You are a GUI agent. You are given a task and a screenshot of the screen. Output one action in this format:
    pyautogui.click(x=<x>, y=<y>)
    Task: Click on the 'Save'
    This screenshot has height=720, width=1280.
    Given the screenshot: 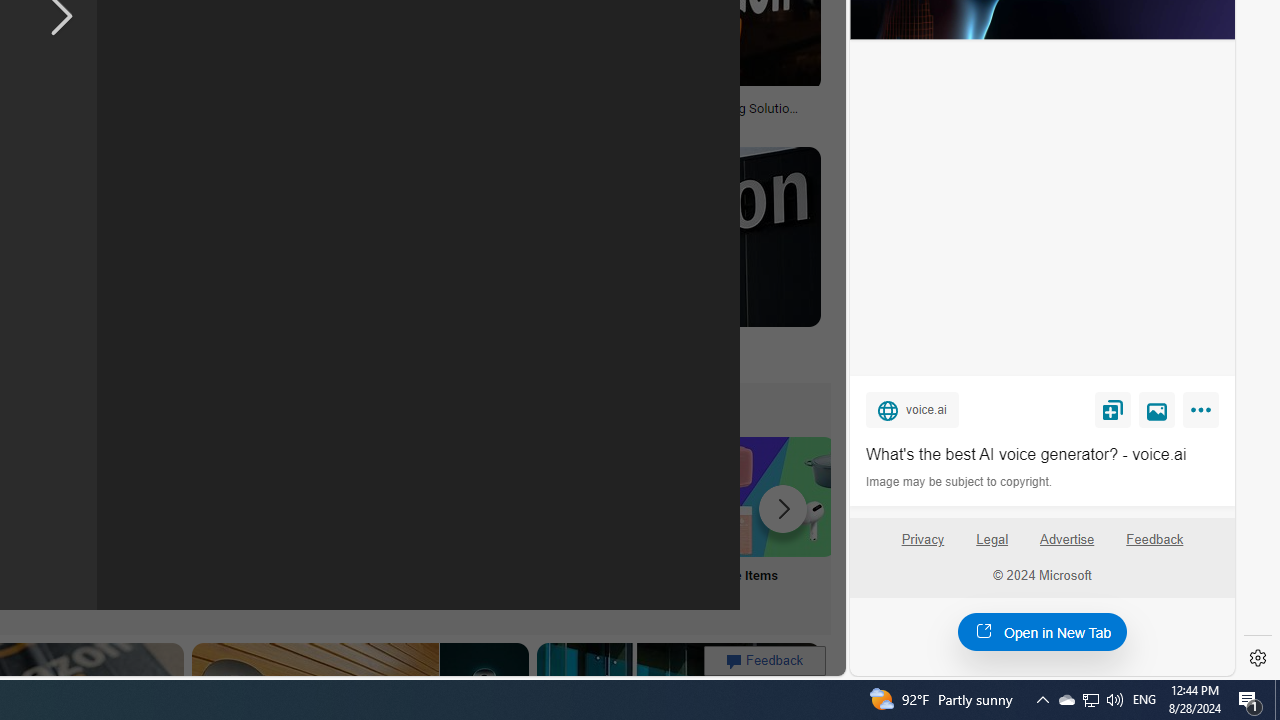 What is the action you would take?
    pyautogui.click(x=1111, y=408)
    